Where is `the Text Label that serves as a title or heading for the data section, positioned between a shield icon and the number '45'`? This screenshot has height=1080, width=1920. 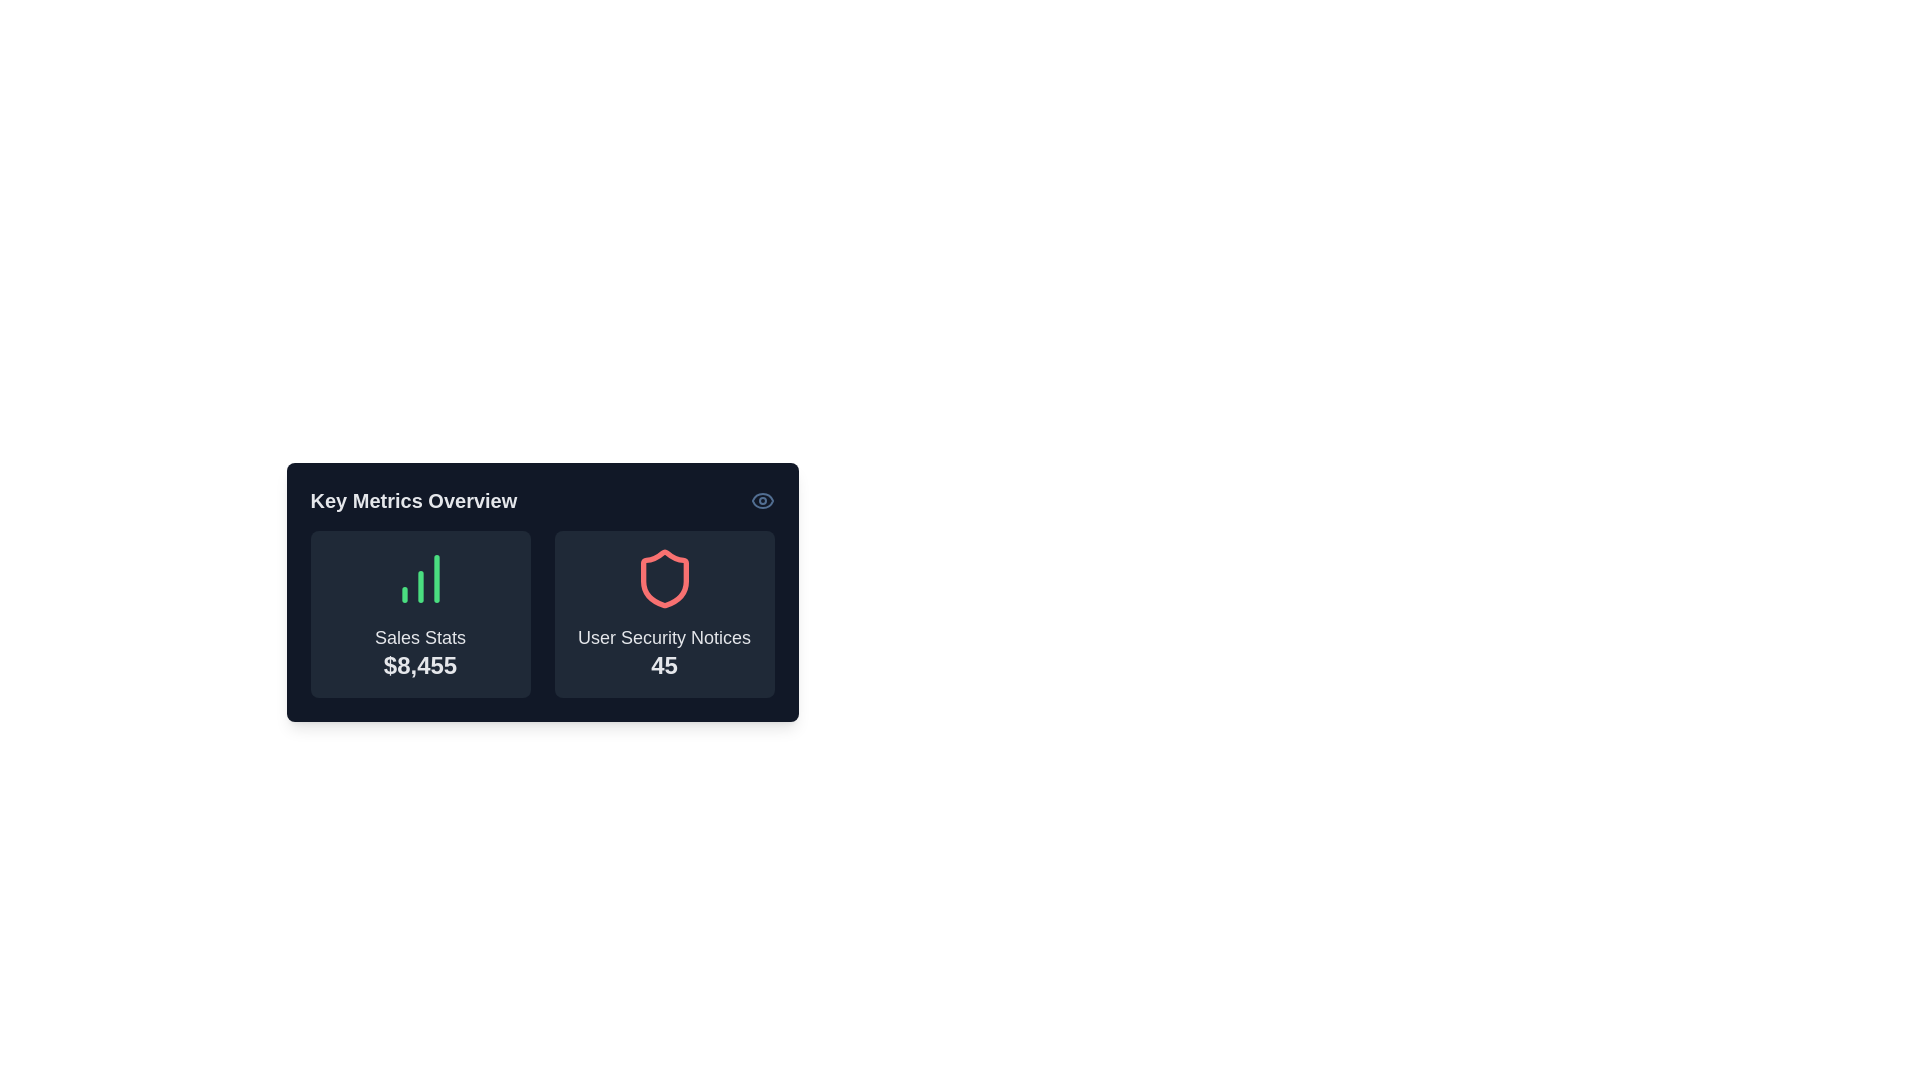 the Text Label that serves as a title or heading for the data section, positioned between a shield icon and the number '45' is located at coordinates (664, 638).